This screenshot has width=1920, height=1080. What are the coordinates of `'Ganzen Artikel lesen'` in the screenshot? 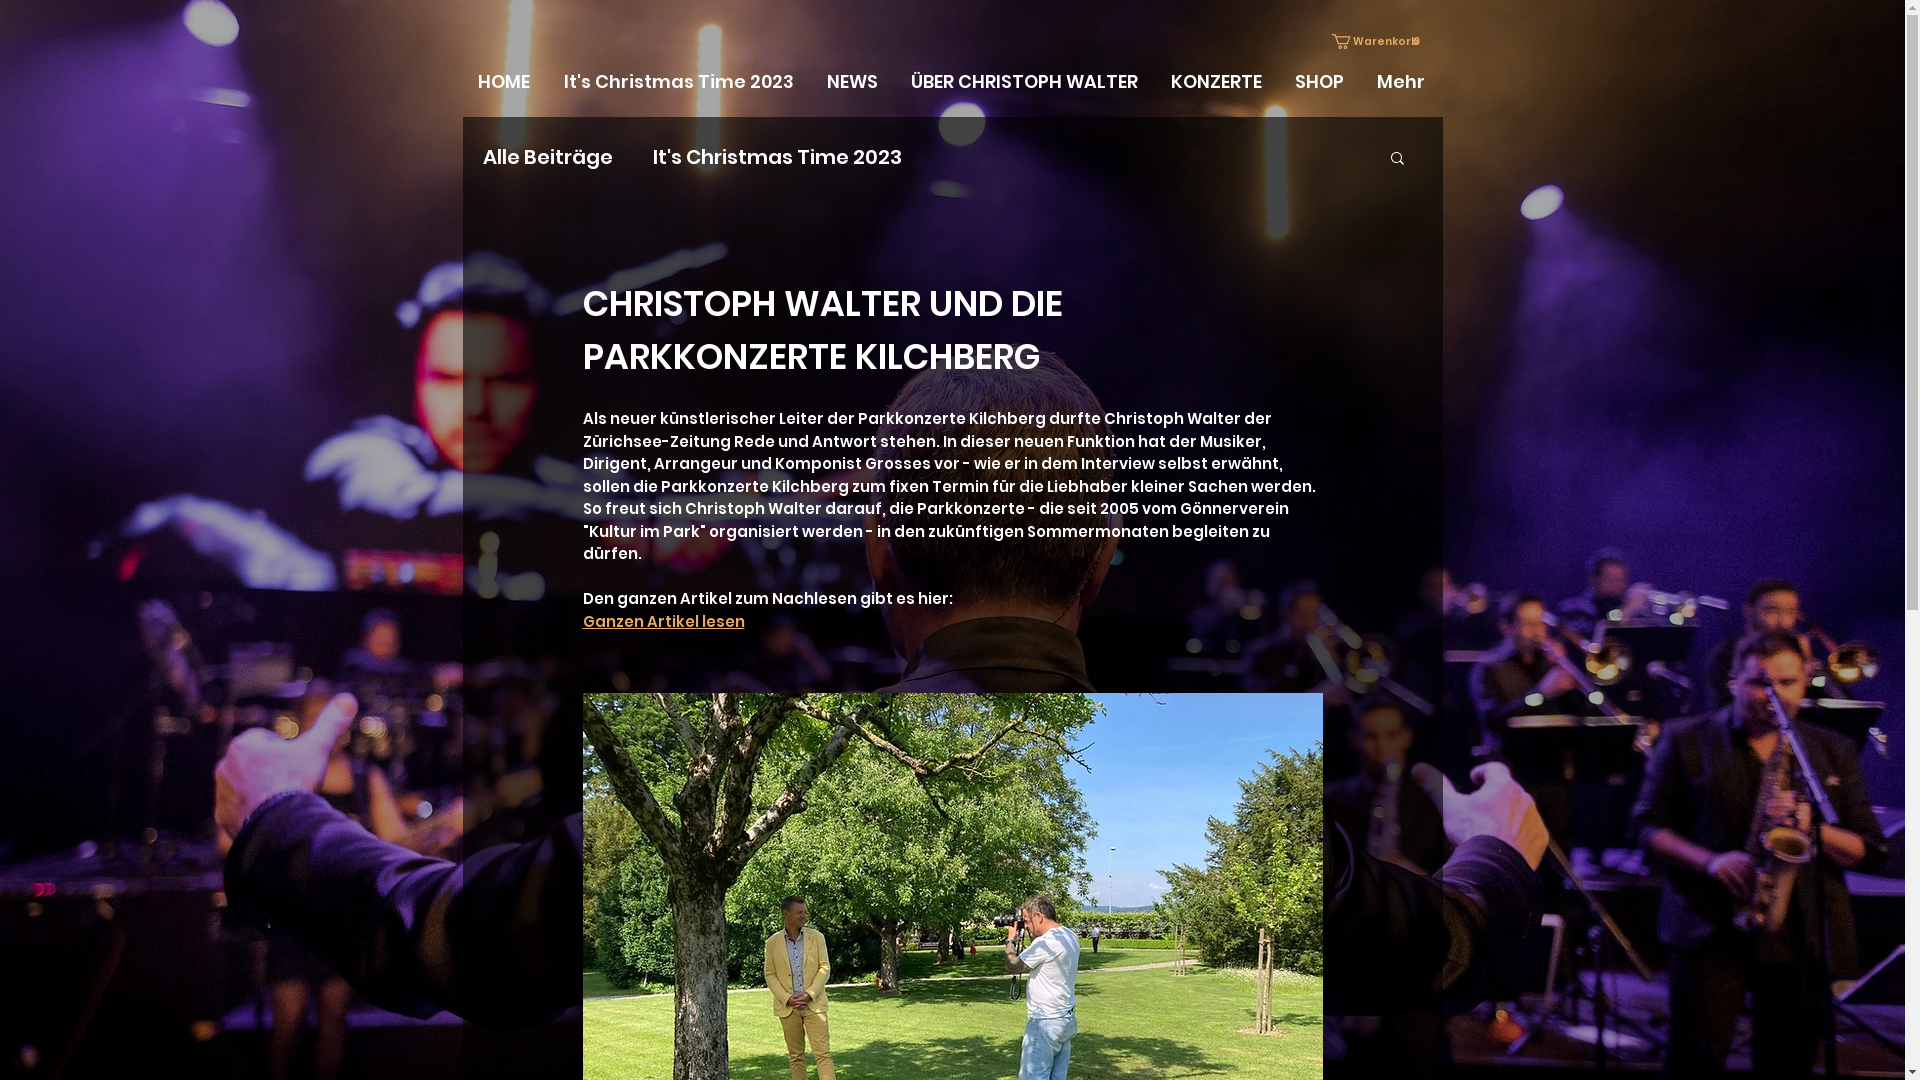 It's located at (662, 619).